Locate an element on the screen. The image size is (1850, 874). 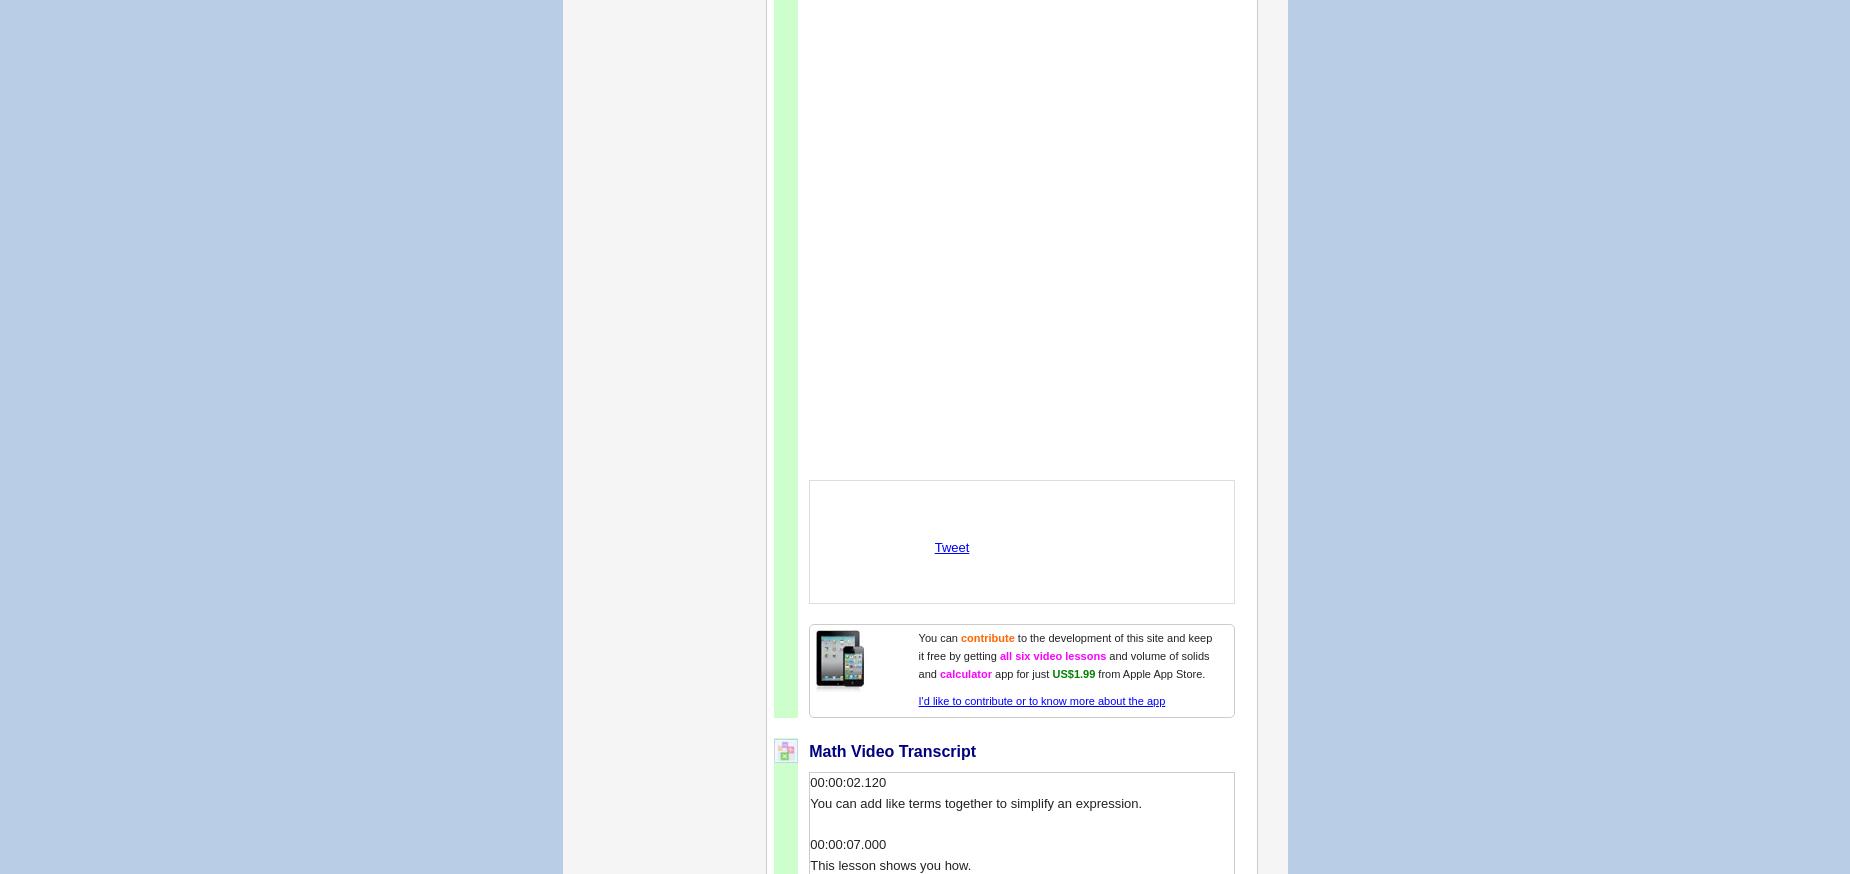
'You can add like terms together to simplify an expression.' is located at coordinates (975, 802).